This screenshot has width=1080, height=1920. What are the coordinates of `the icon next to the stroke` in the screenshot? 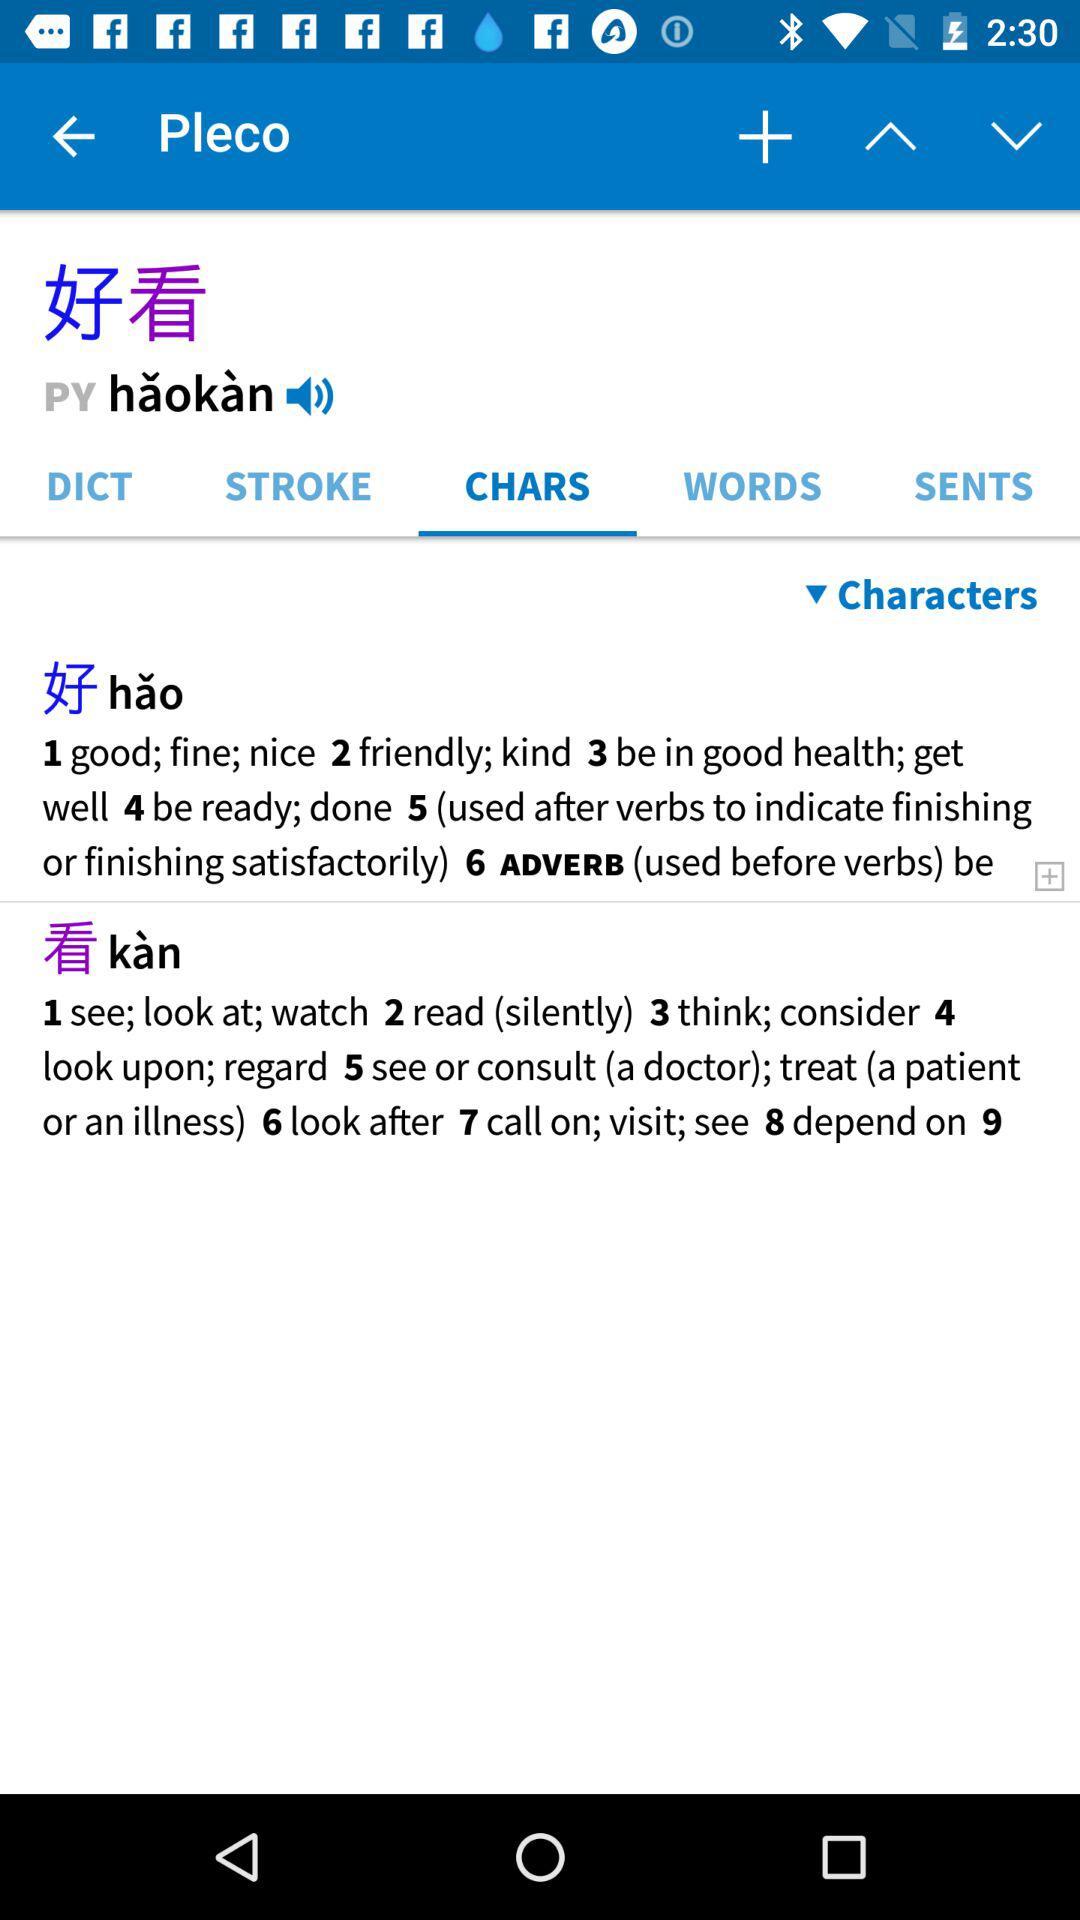 It's located at (526, 483).